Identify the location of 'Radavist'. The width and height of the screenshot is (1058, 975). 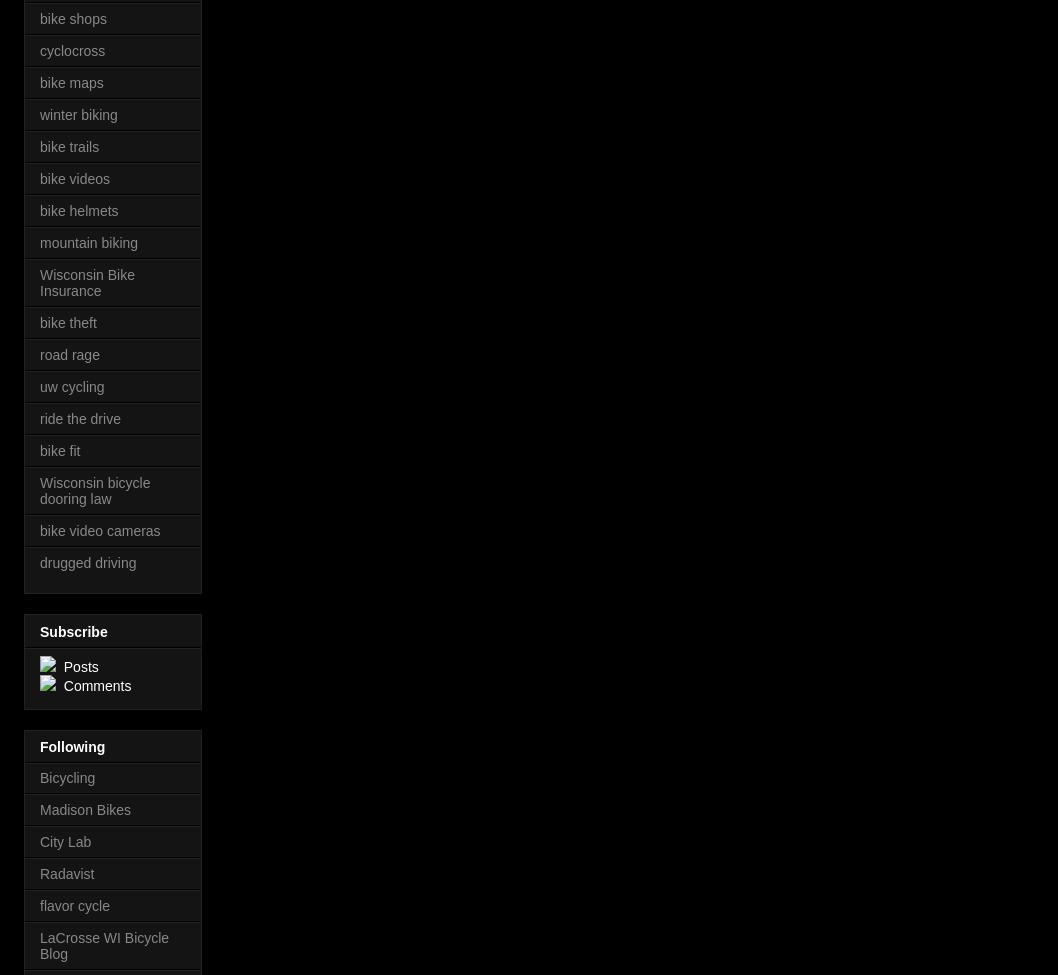
(66, 873).